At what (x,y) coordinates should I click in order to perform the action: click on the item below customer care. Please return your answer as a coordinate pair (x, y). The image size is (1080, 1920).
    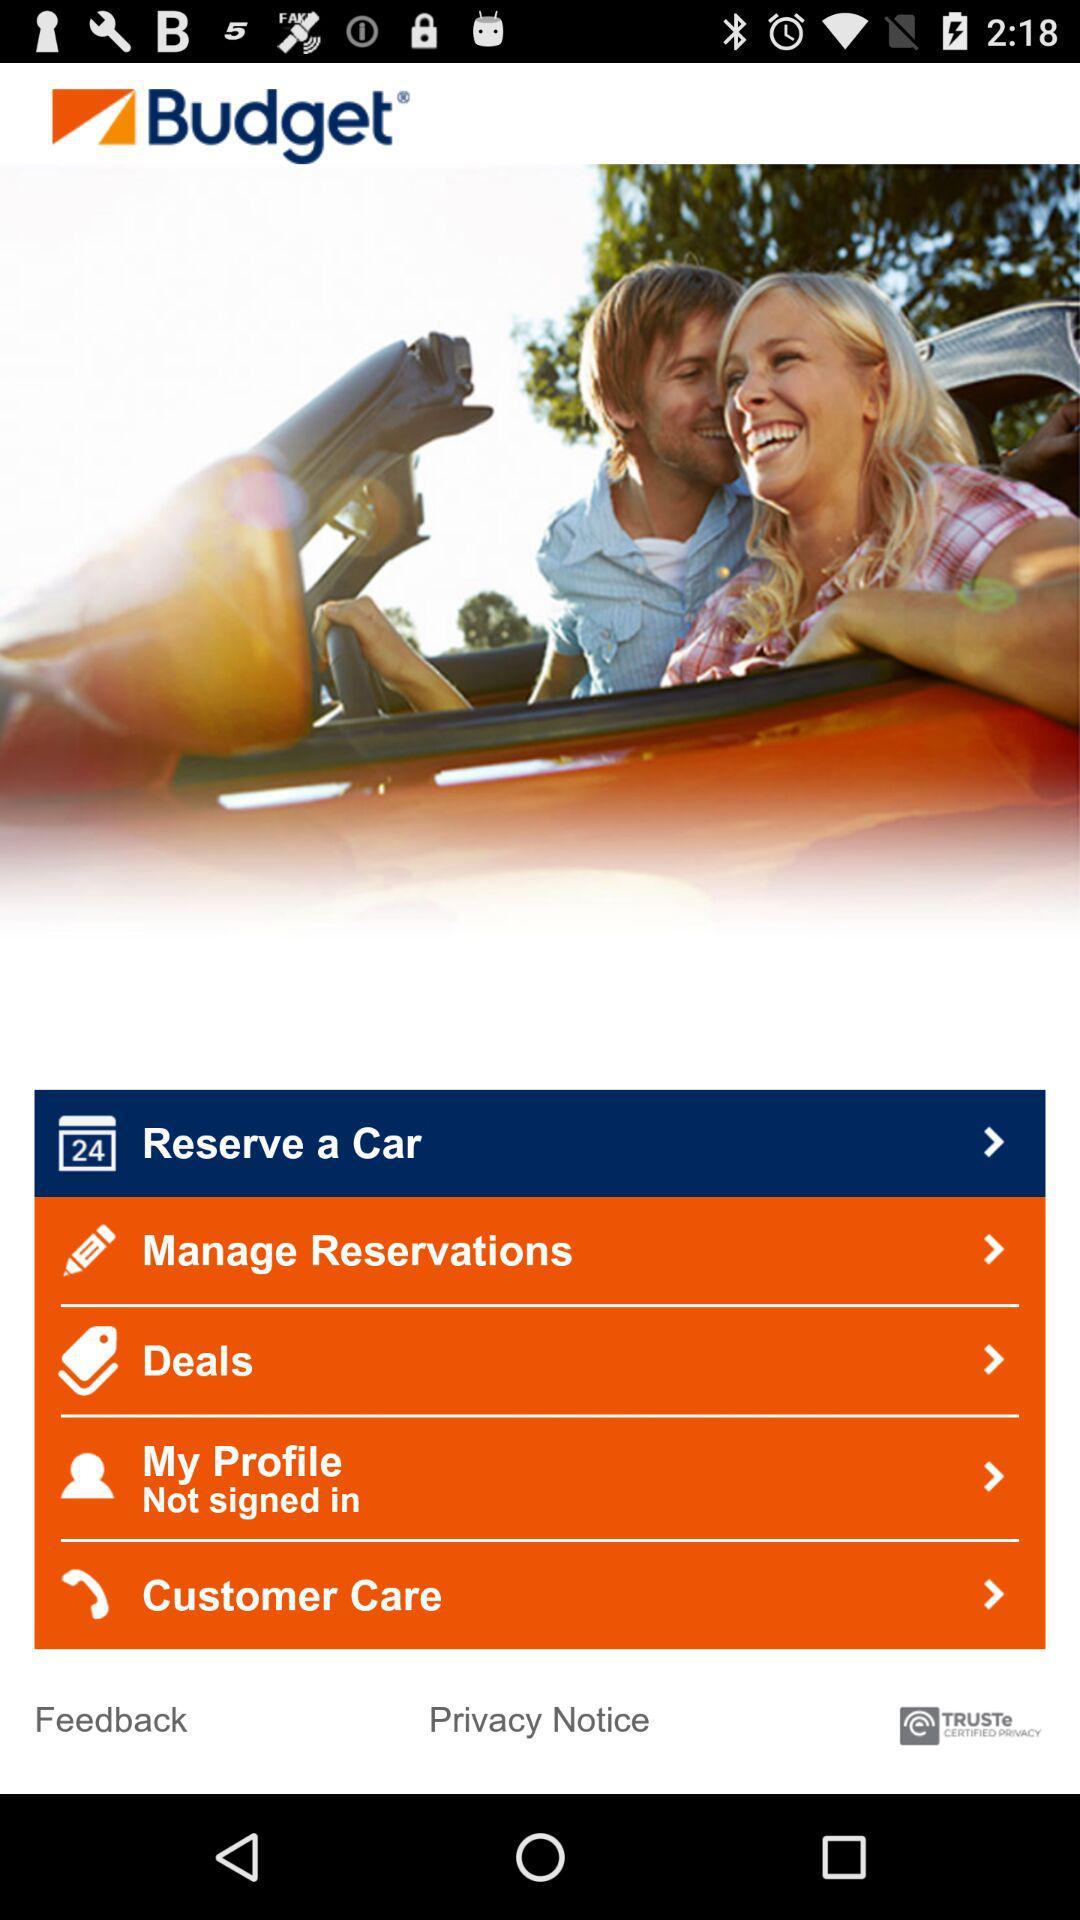
    Looking at the image, I should click on (968, 1715).